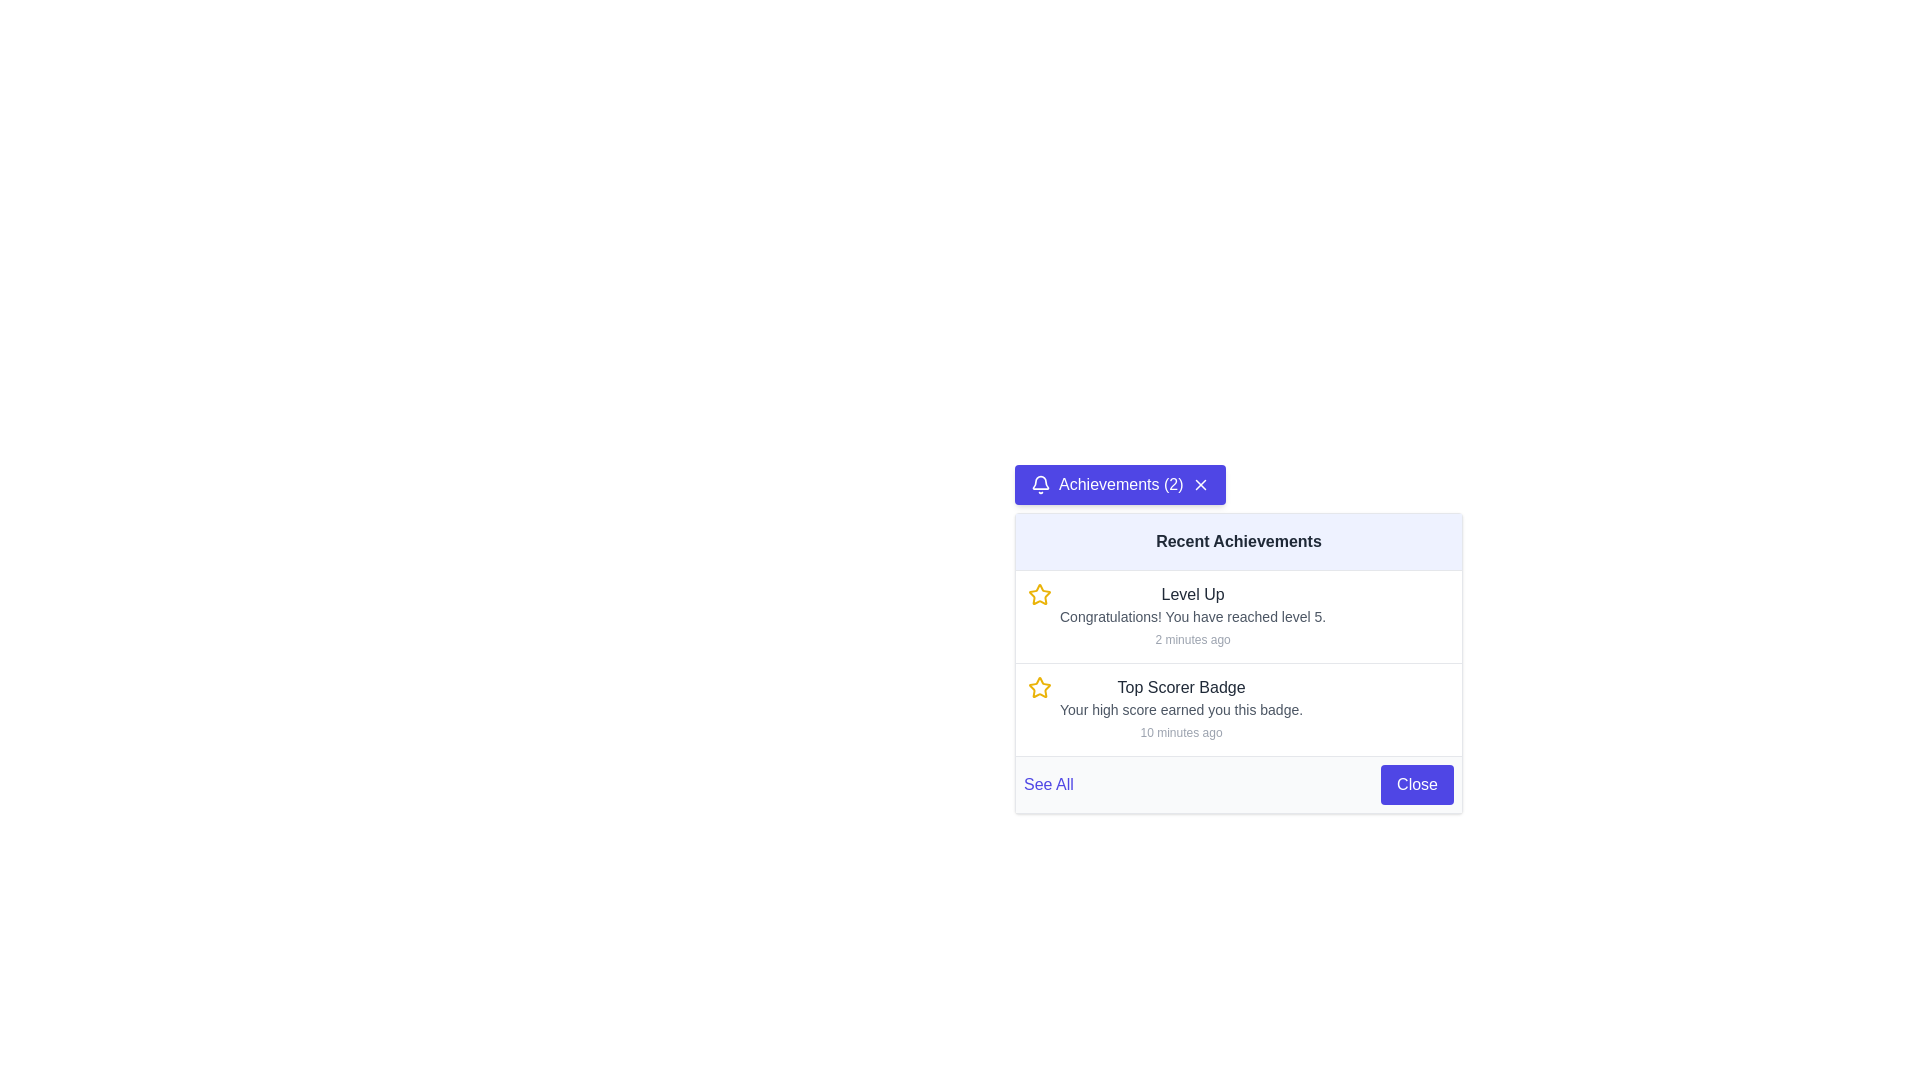  What do you see at coordinates (1040, 686) in the screenshot?
I see `the yellow star icon located next to the 'Top Scorer Badge' text in the 'Recent Achievements' section` at bounding box center [1040, 686].